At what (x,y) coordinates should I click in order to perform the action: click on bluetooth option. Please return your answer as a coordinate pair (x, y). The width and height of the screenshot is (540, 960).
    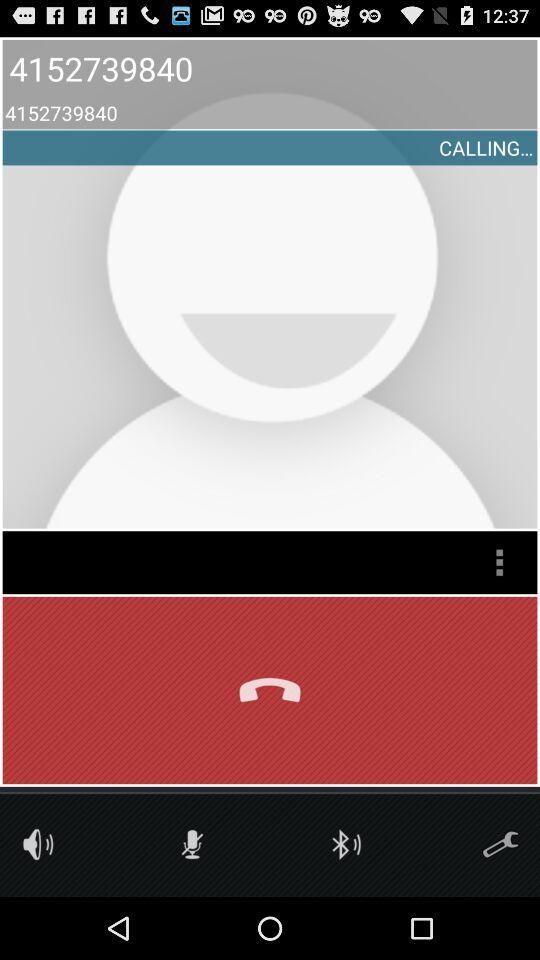
    Looking at the image, I should click on (345, 843).